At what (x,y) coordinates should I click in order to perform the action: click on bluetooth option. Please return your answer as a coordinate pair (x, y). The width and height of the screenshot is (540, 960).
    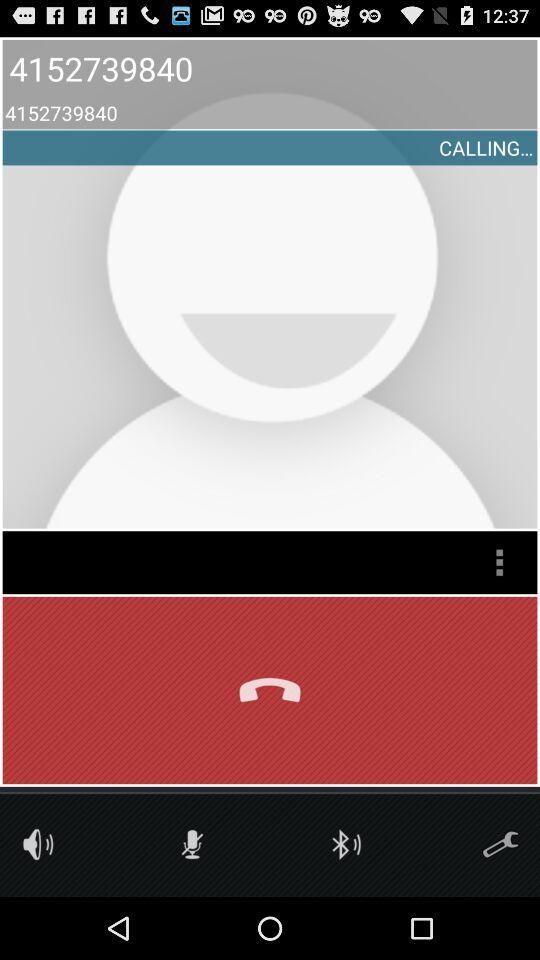
    Looking at the image, I should click on (345, 843).